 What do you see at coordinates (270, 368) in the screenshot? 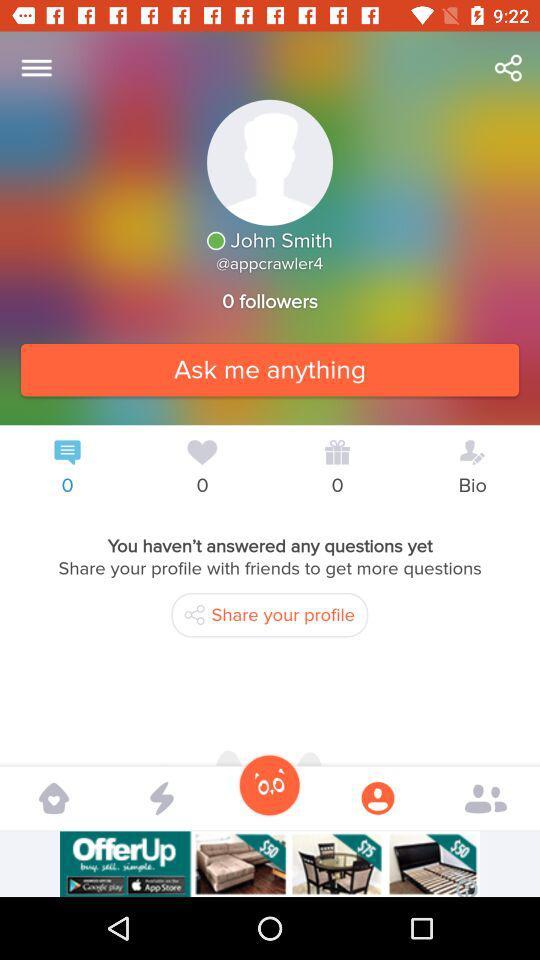
I see `the button which says ask me anything` at bounding box center [270, 368].